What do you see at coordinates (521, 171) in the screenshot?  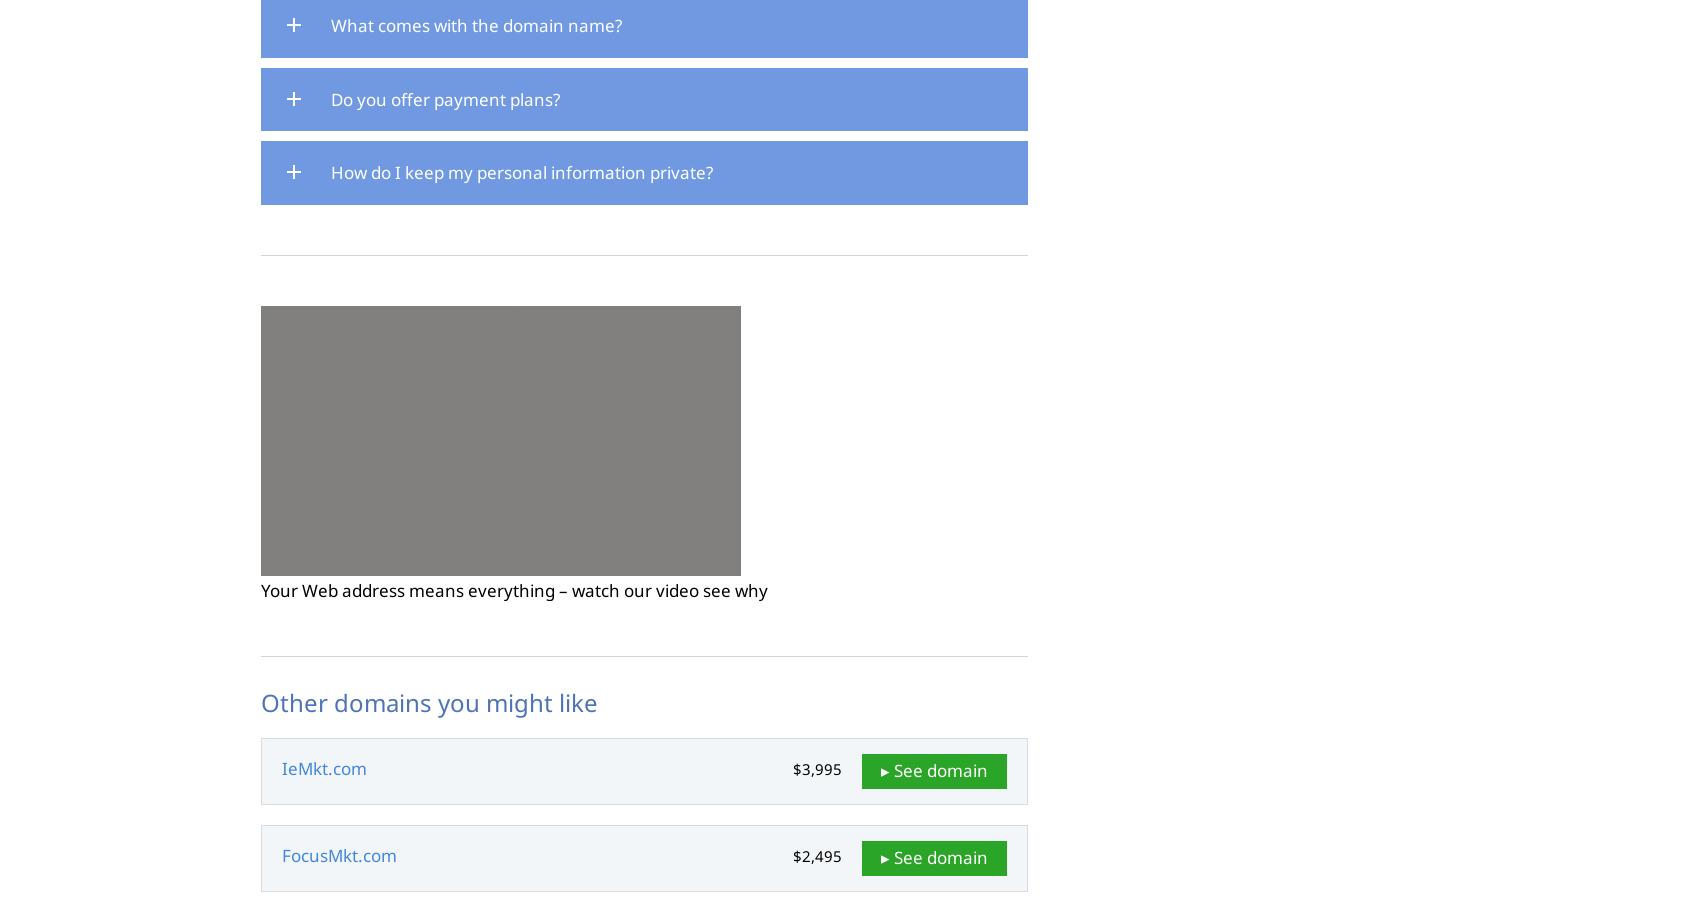 I see `'How do I keep my personal information private?'` at bounding box center [521, 171].